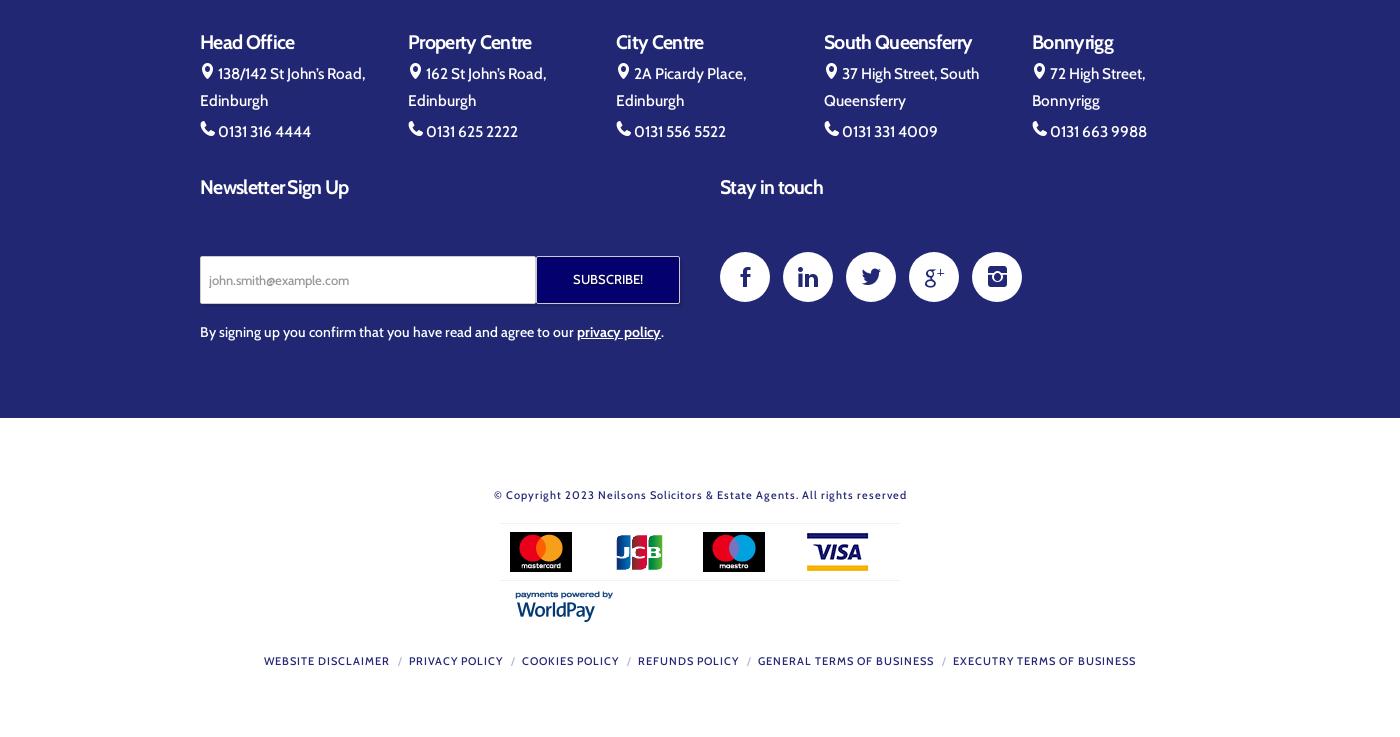 Image resolution: width=1400 pixels, height=737 pixels. Describe the element at coordinates (887, 131) in the screenshot. I see `'0131 331 4009'` at that location.